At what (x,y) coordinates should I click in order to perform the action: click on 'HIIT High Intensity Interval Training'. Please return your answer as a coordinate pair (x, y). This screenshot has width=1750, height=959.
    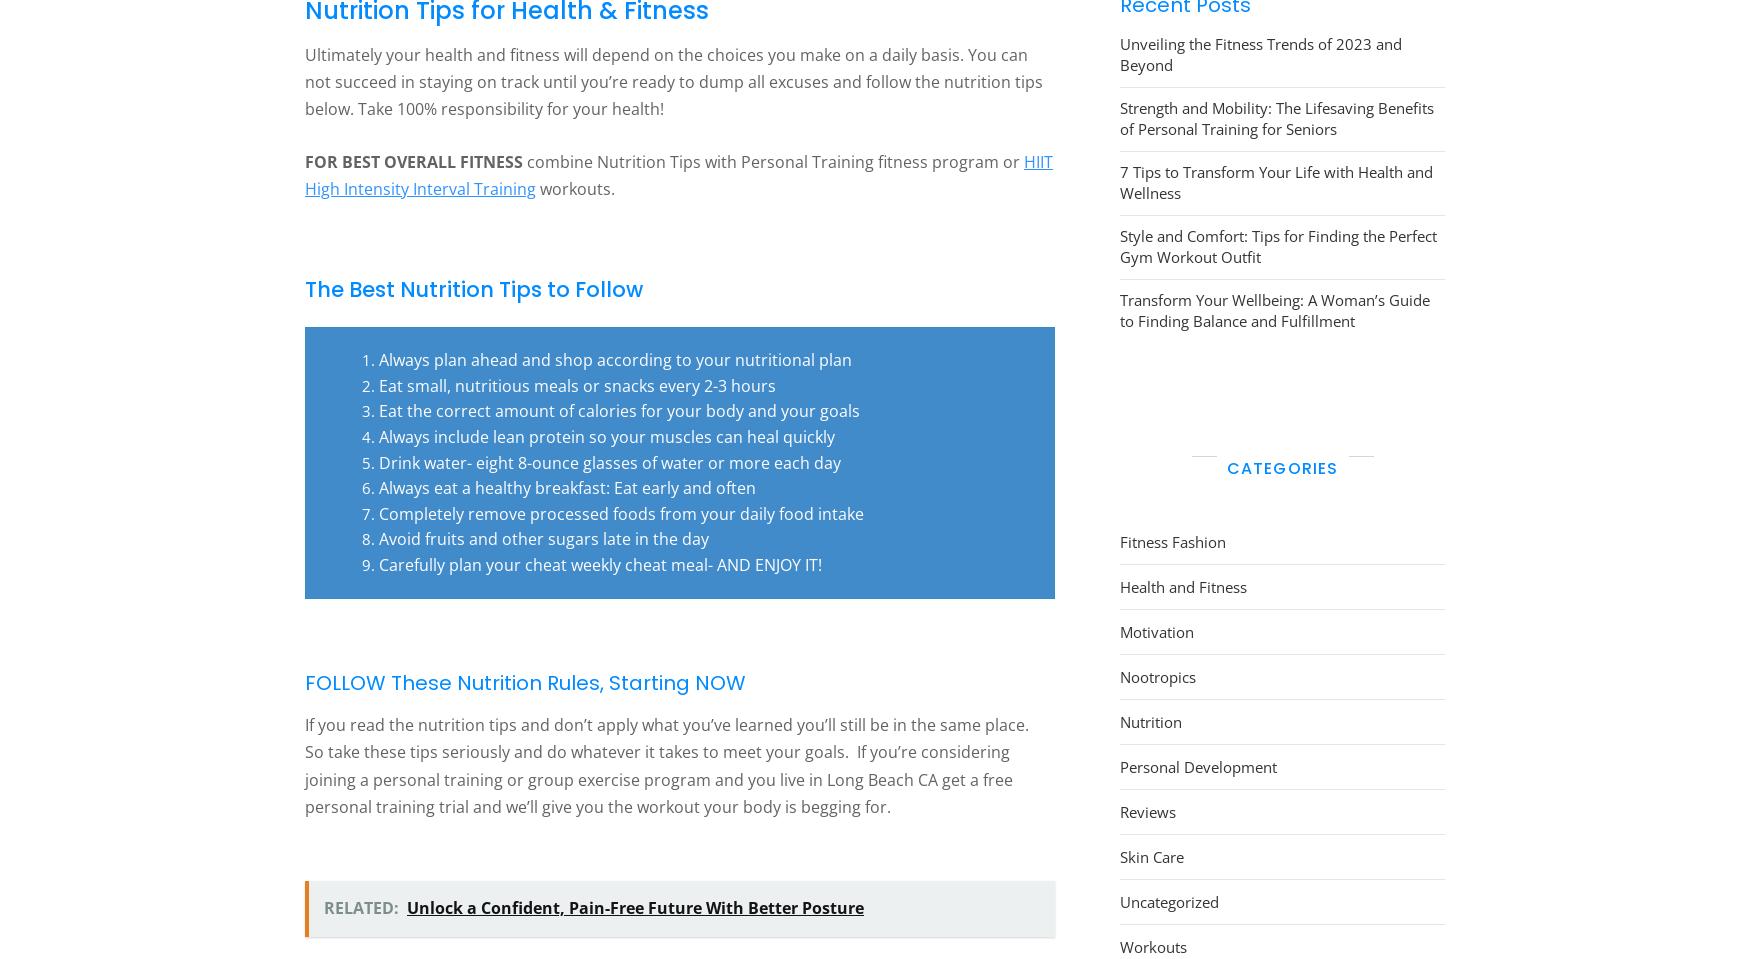
    Looking at the image, I should click on (678, 173).